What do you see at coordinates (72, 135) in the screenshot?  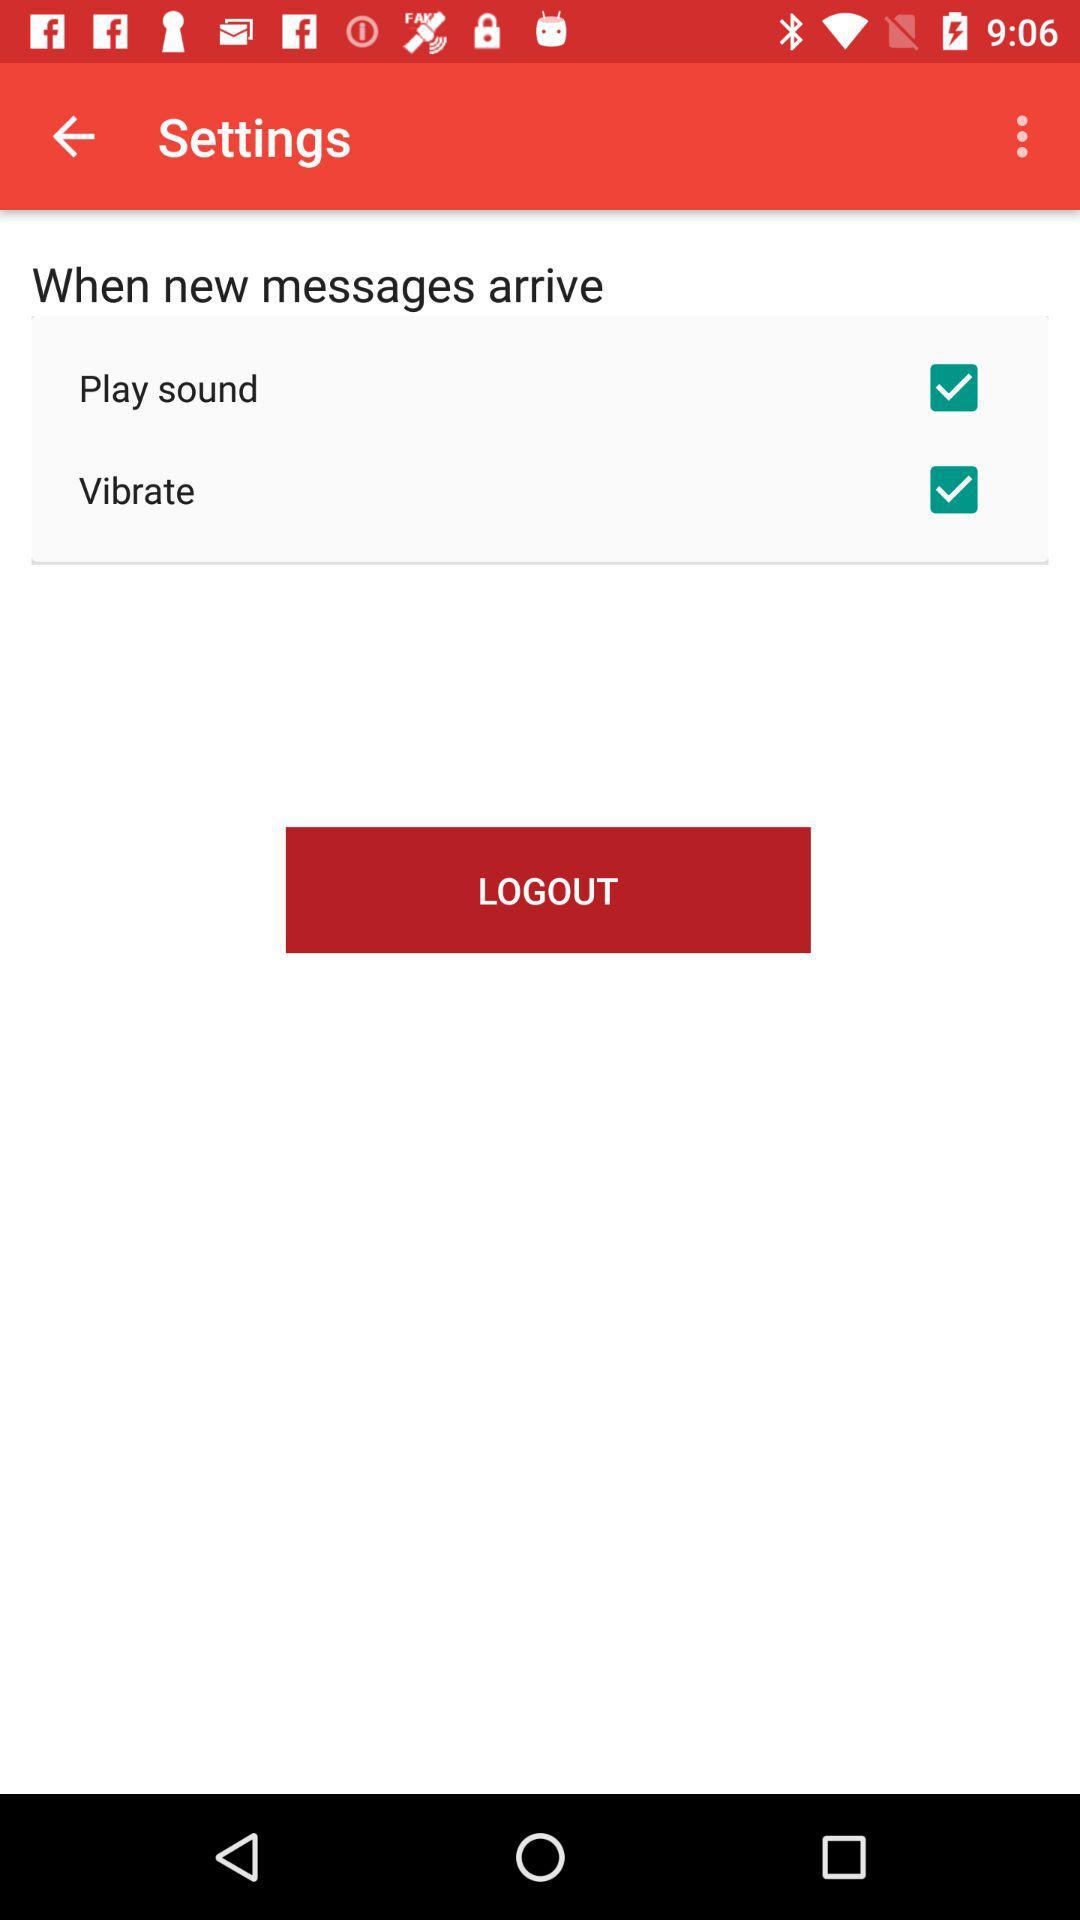 I see `the item to the left of settings item` at bounding box center [72, 135].